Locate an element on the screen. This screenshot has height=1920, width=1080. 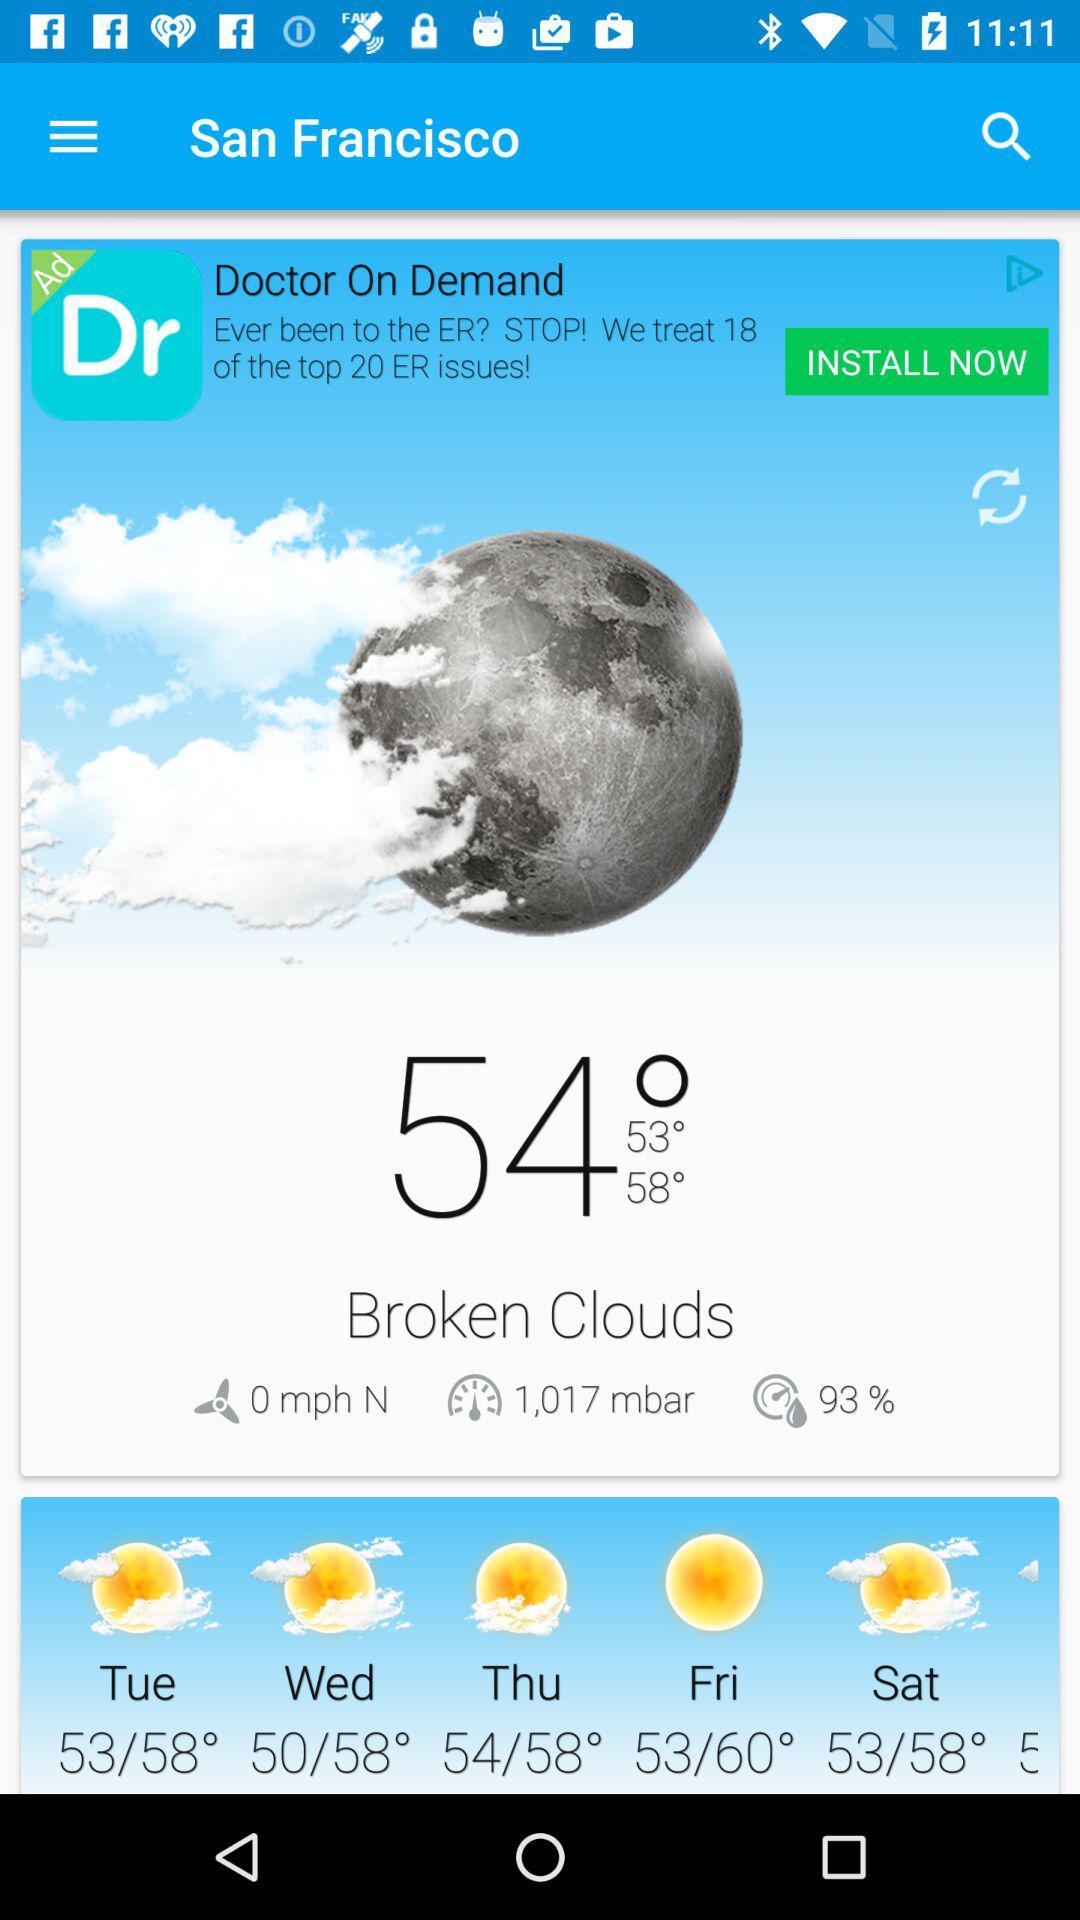
the icon next to san francisco icon is located at coordinates (72, 135).